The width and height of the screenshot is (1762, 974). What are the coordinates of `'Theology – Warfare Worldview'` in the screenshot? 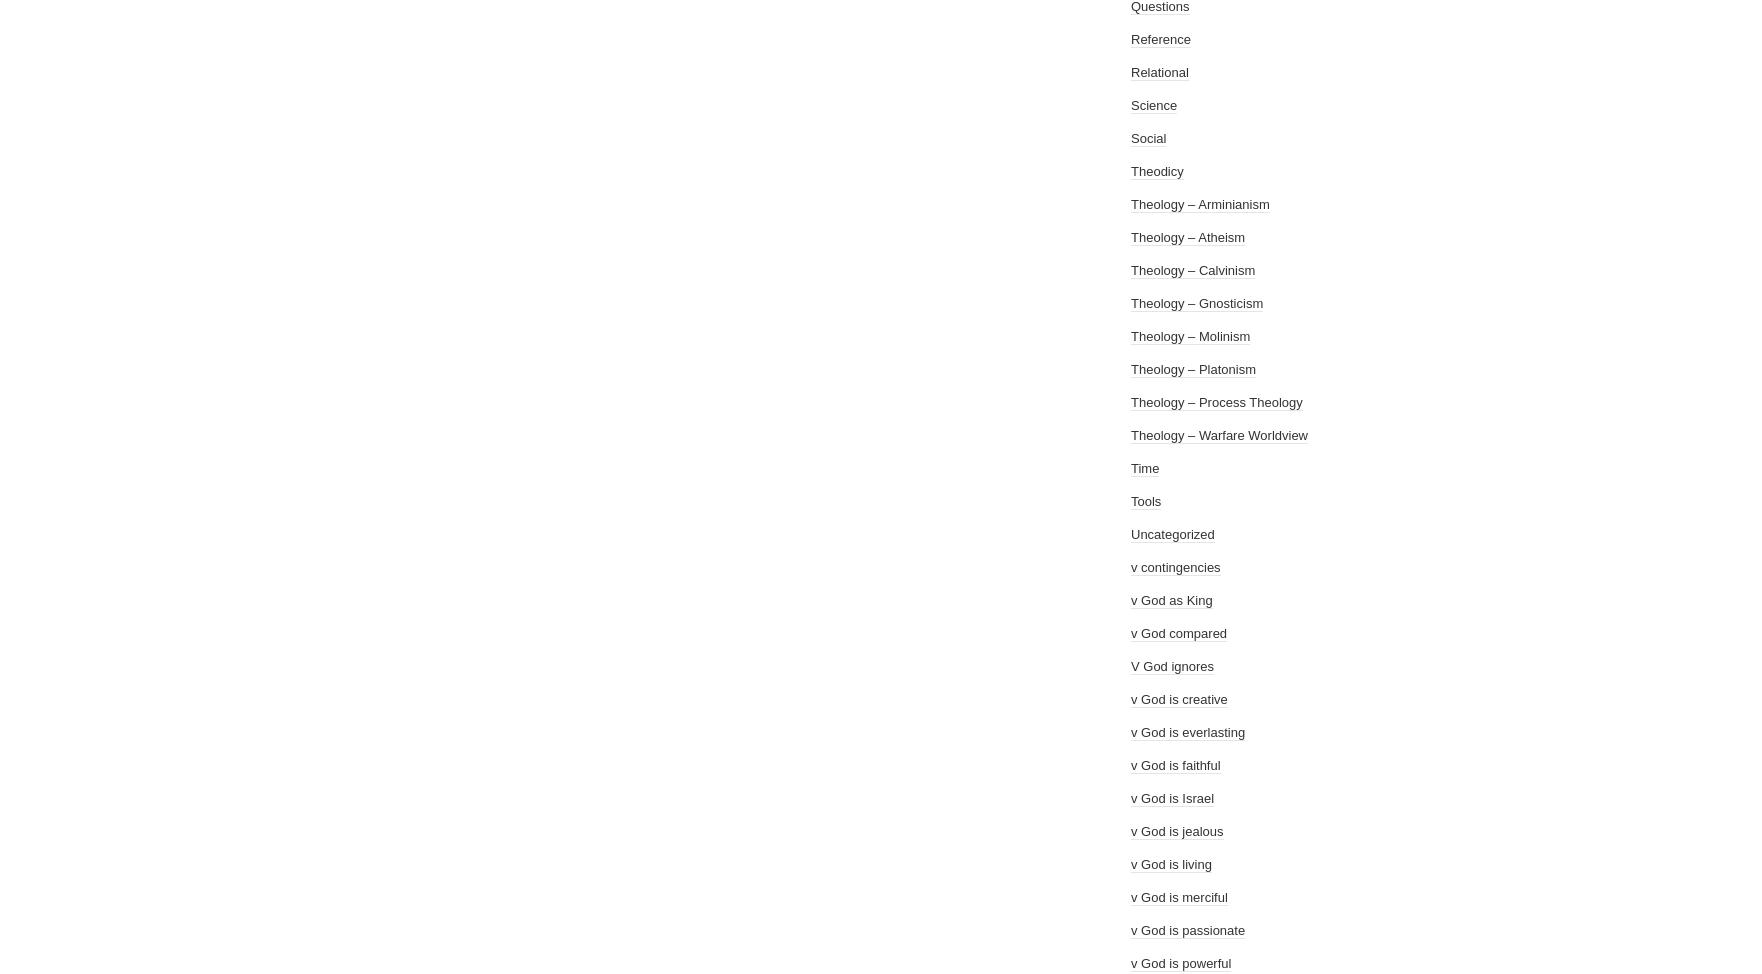 It's located at (1219, 434).